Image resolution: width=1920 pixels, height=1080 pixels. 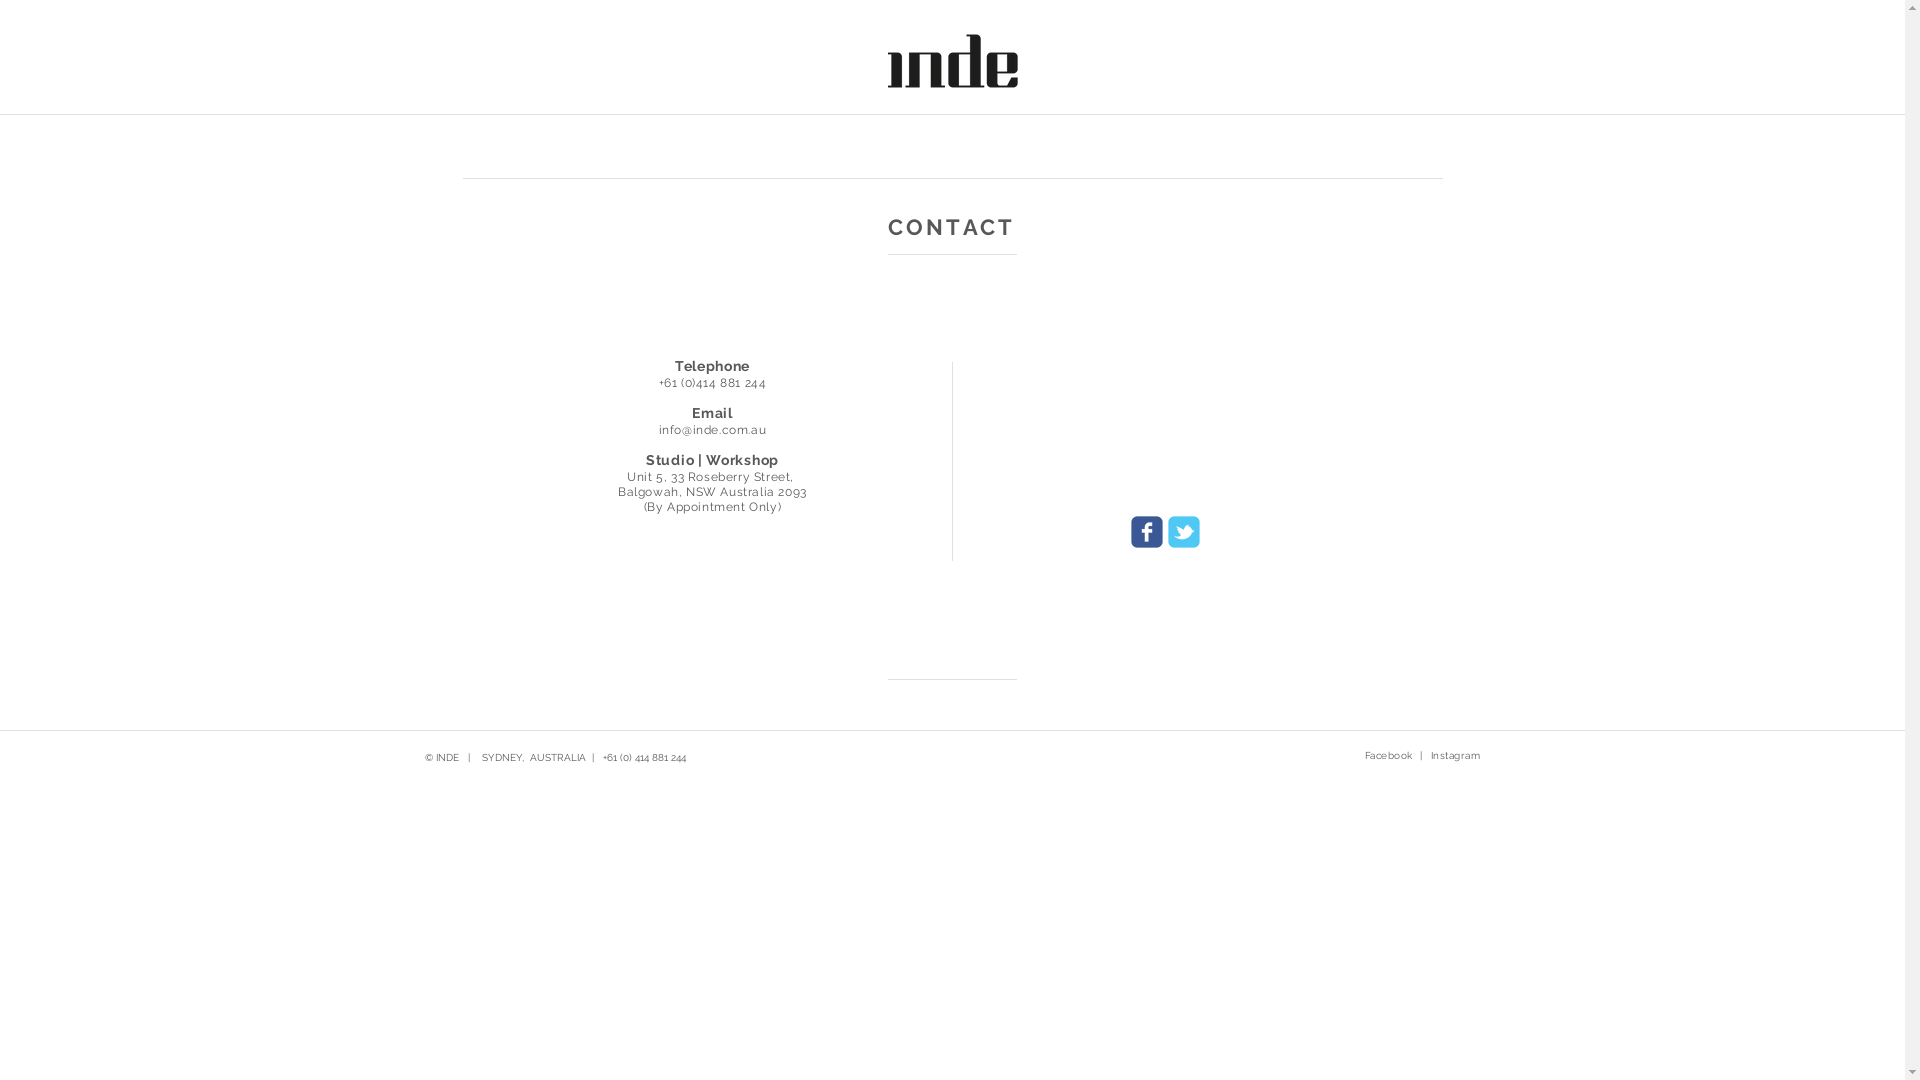 I want to click on 'Facebook  |', so click(x=1391, y=756).